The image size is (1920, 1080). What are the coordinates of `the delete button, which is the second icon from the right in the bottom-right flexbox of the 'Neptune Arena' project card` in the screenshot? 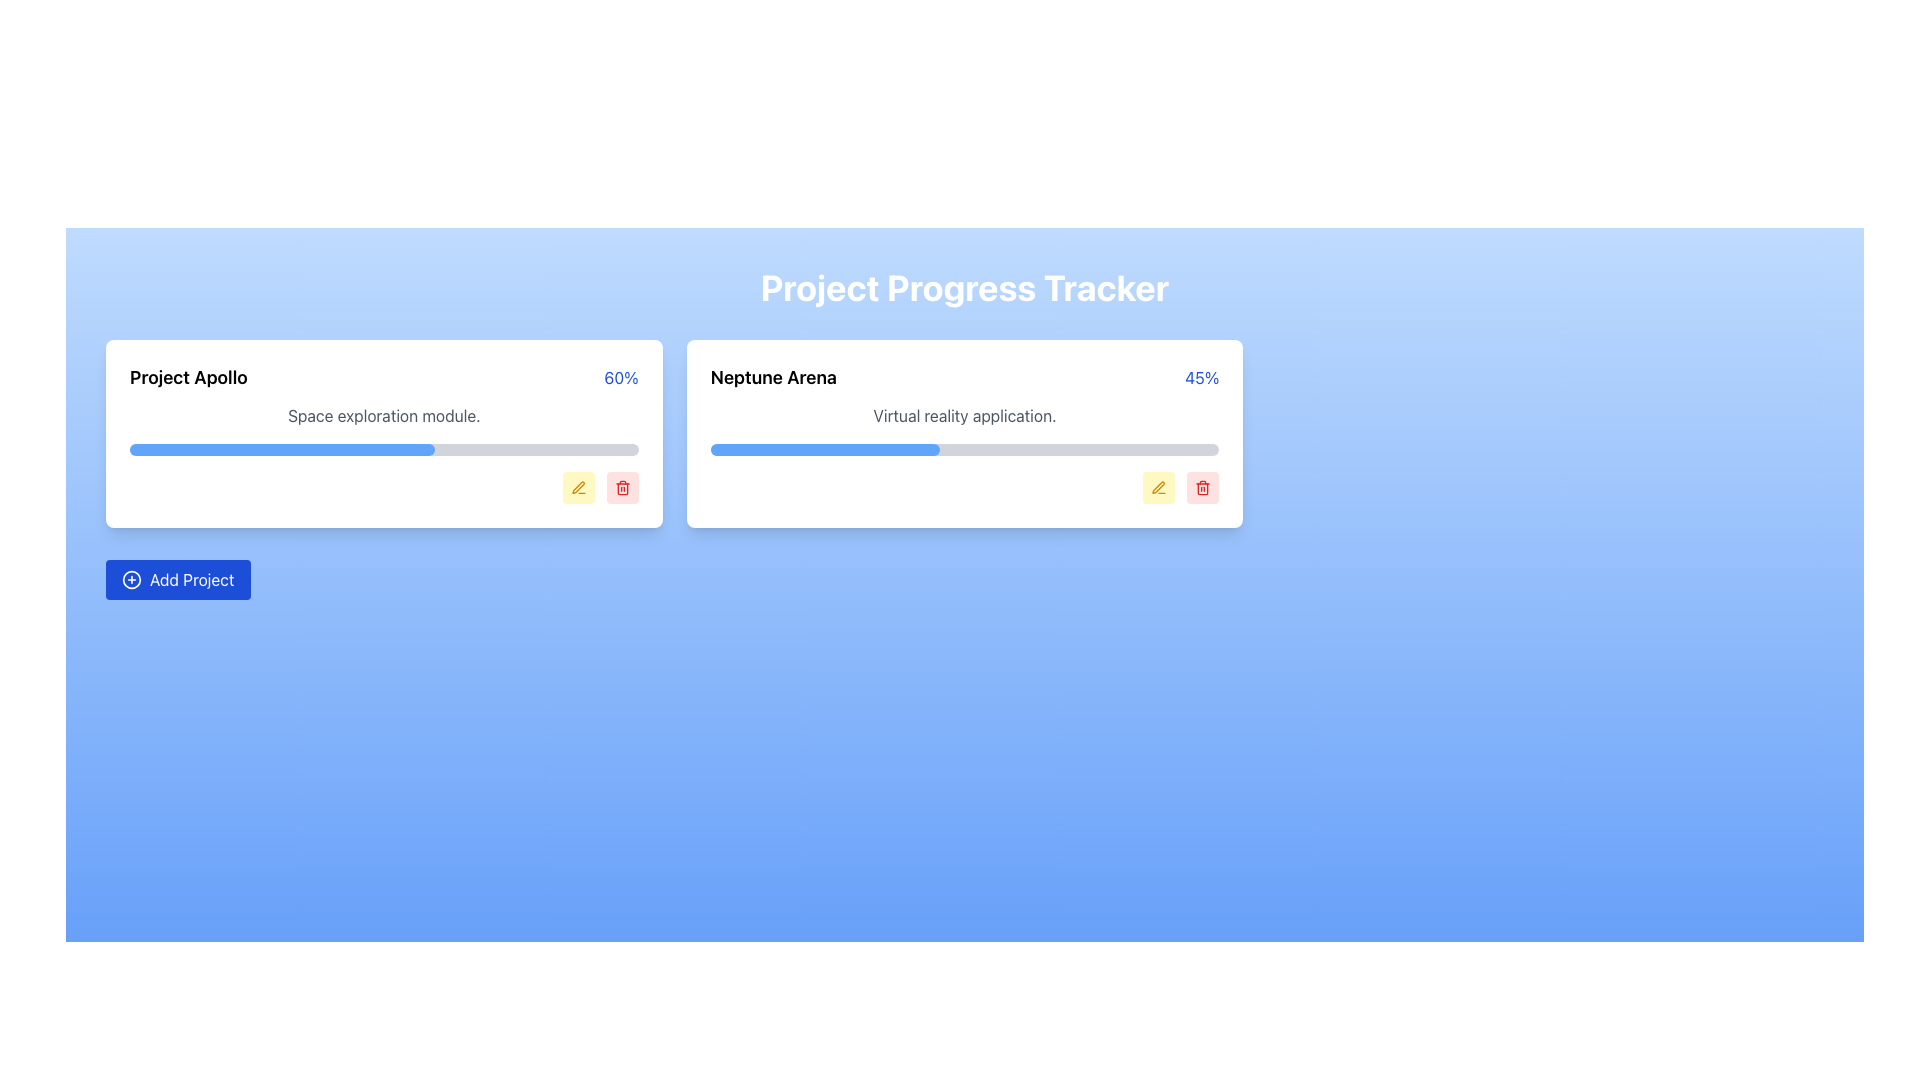 It's located at (1202, 488).